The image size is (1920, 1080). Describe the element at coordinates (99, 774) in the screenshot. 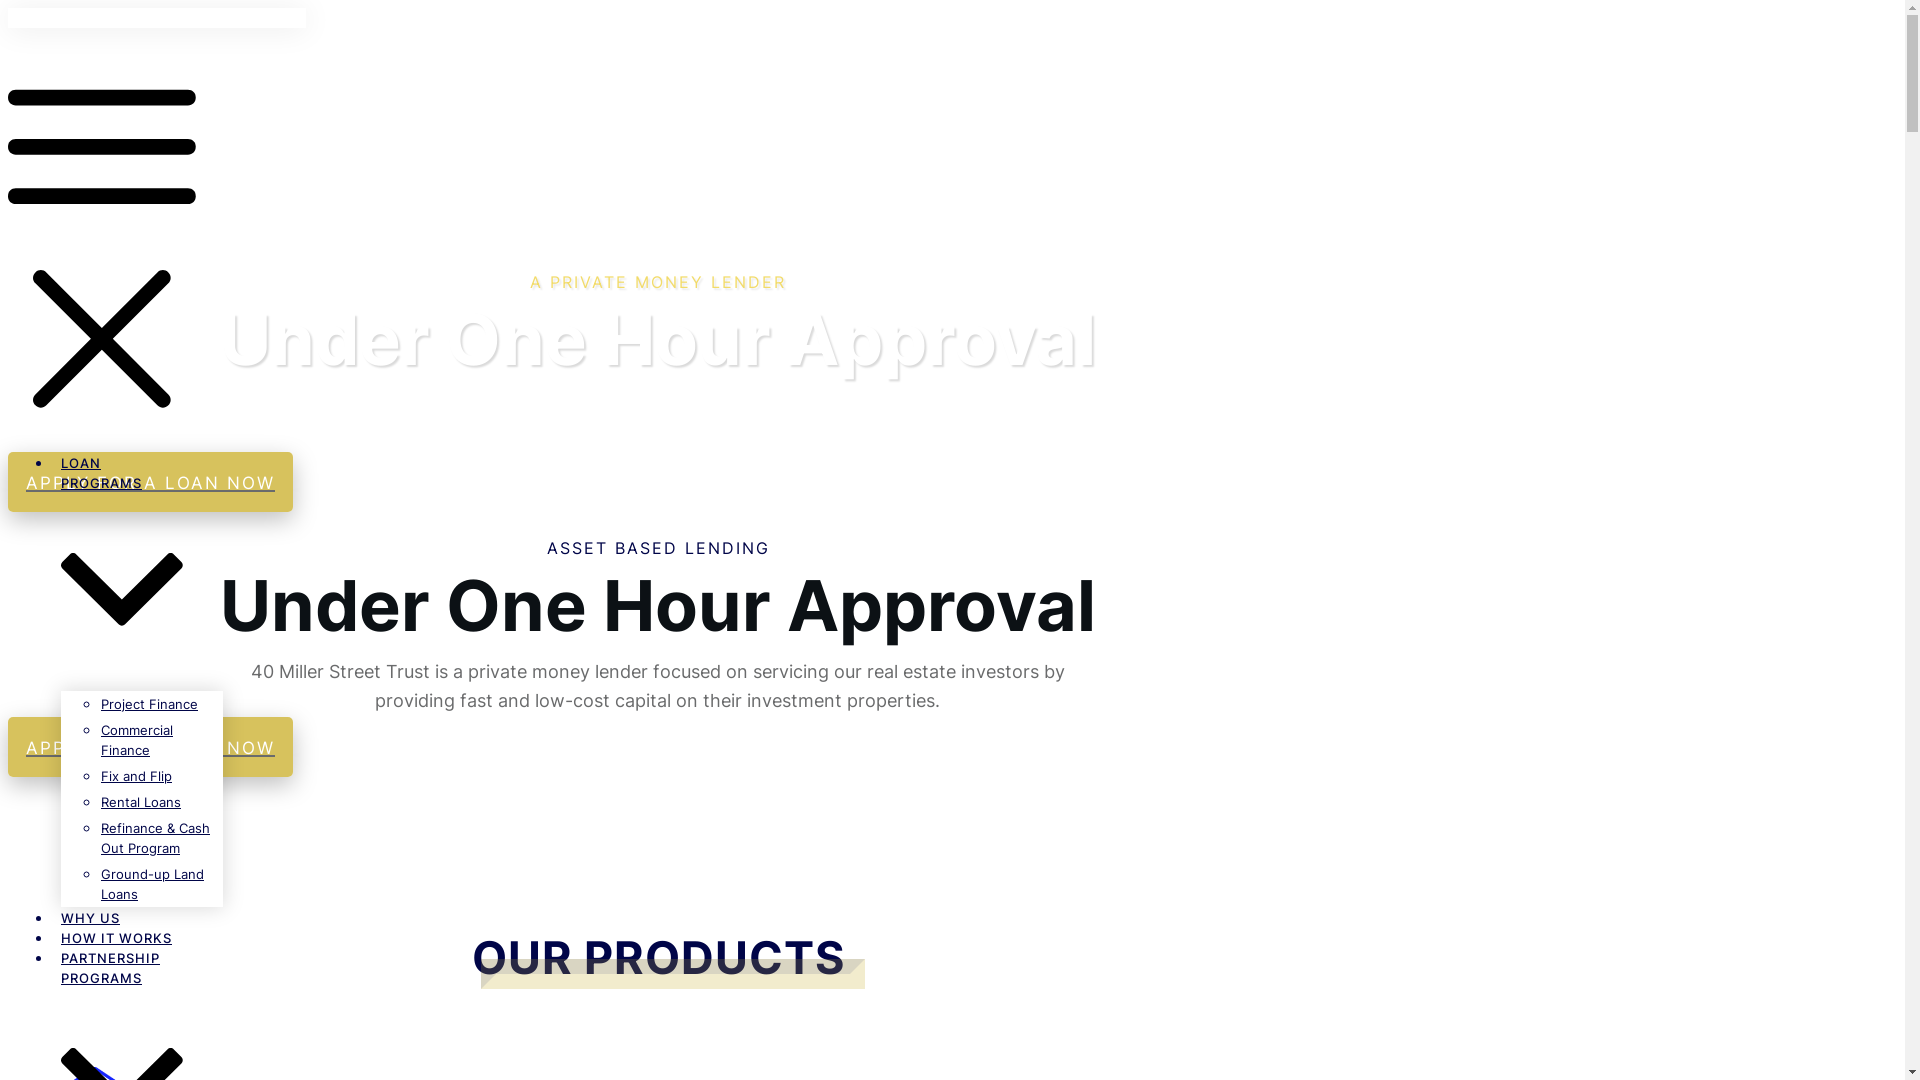

I see `'Fix and Flip'` at that location.